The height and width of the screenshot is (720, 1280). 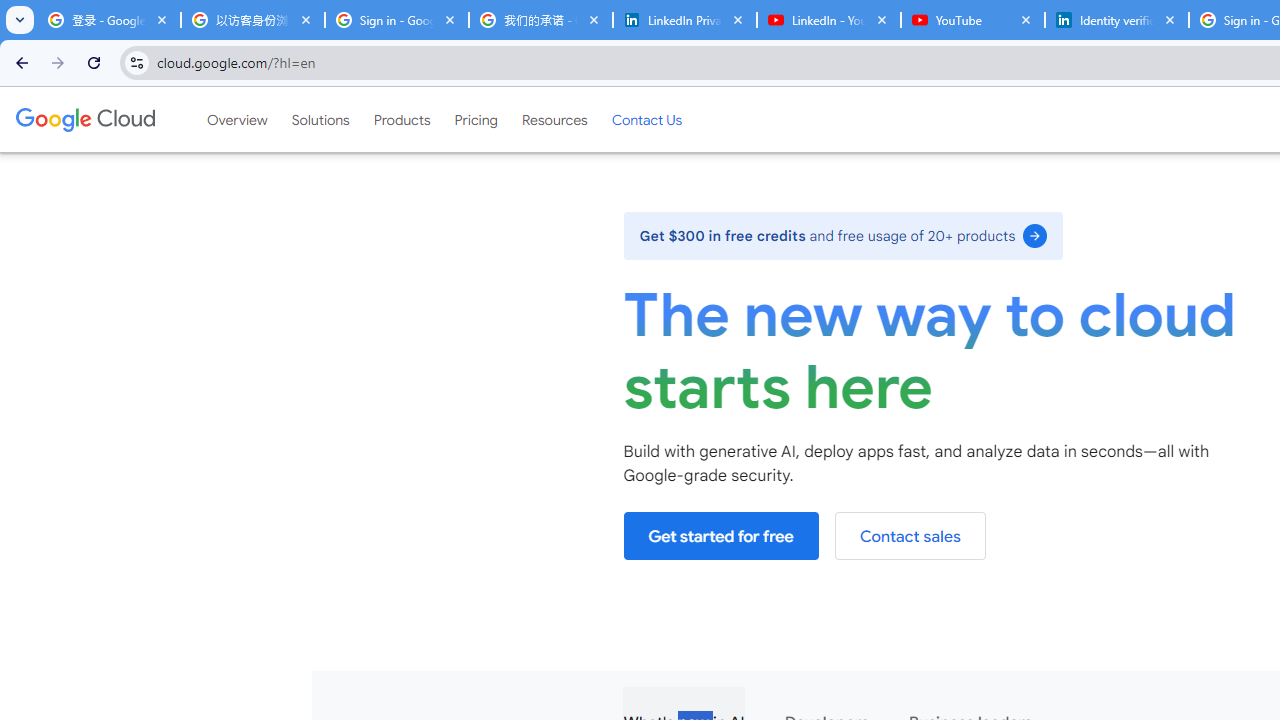 What do you see at coordinates (554, 119) in the screenshot?
I see `'Resources'` at bounding box center [554, 119].